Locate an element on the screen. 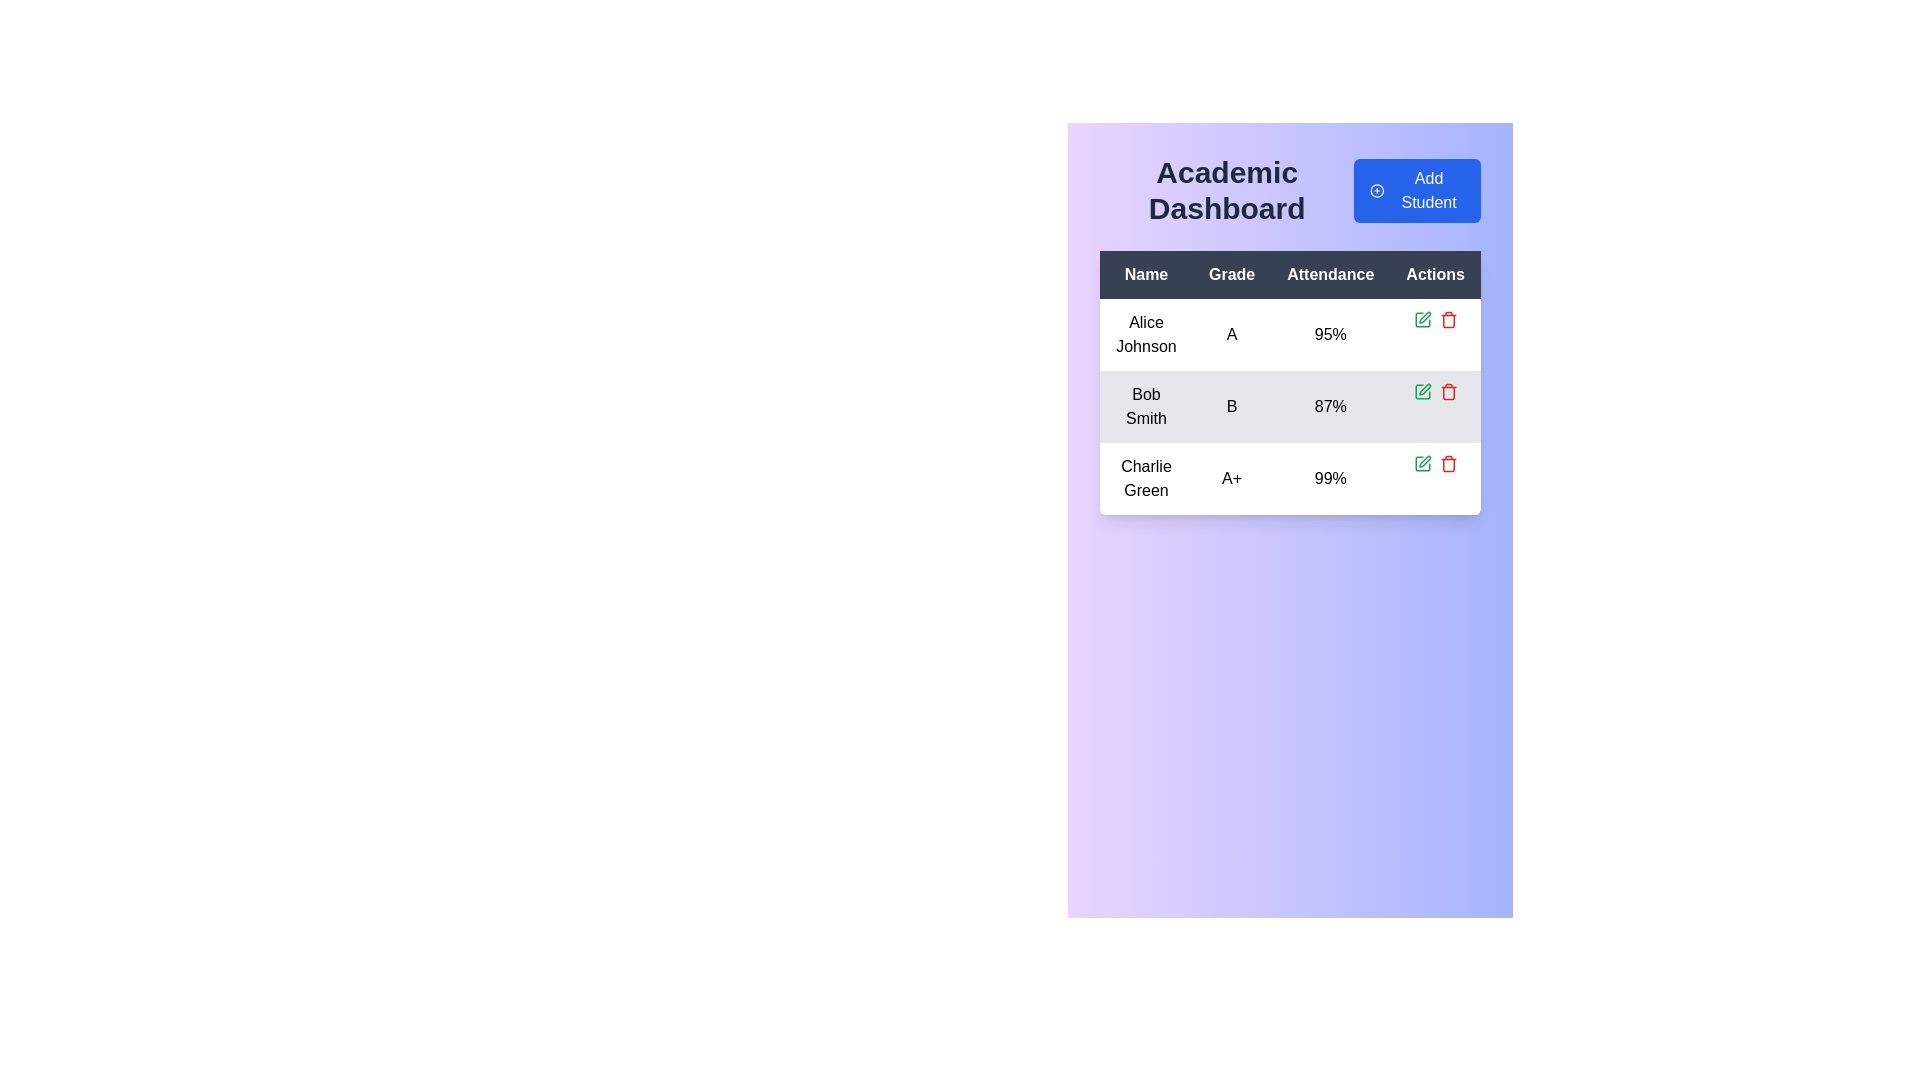 The image size is (1920, 1080). the text label displaying '95%' in black font located in the 'Attendance' column of the table is located at coordinates (1330, 334).